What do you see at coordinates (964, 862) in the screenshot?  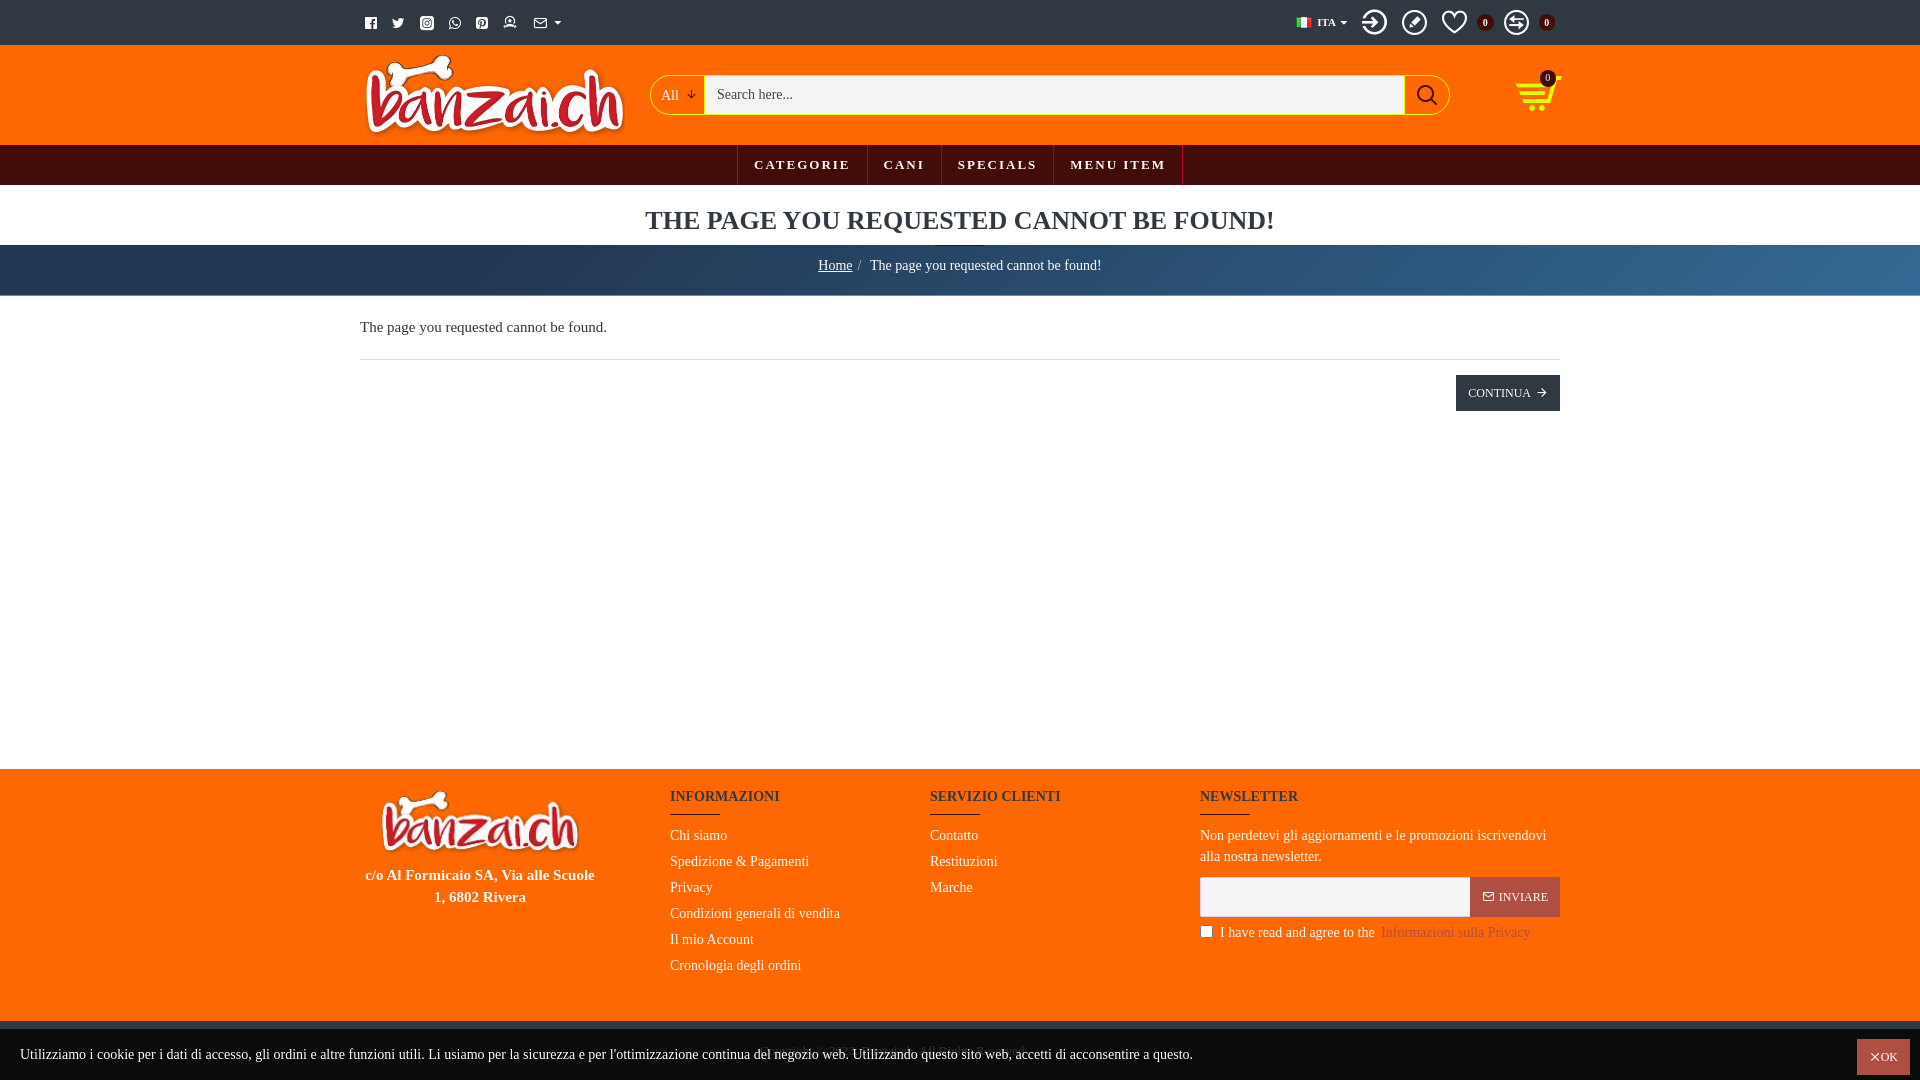 I see `'Restituzioni'` at bounding box center [964, 862].